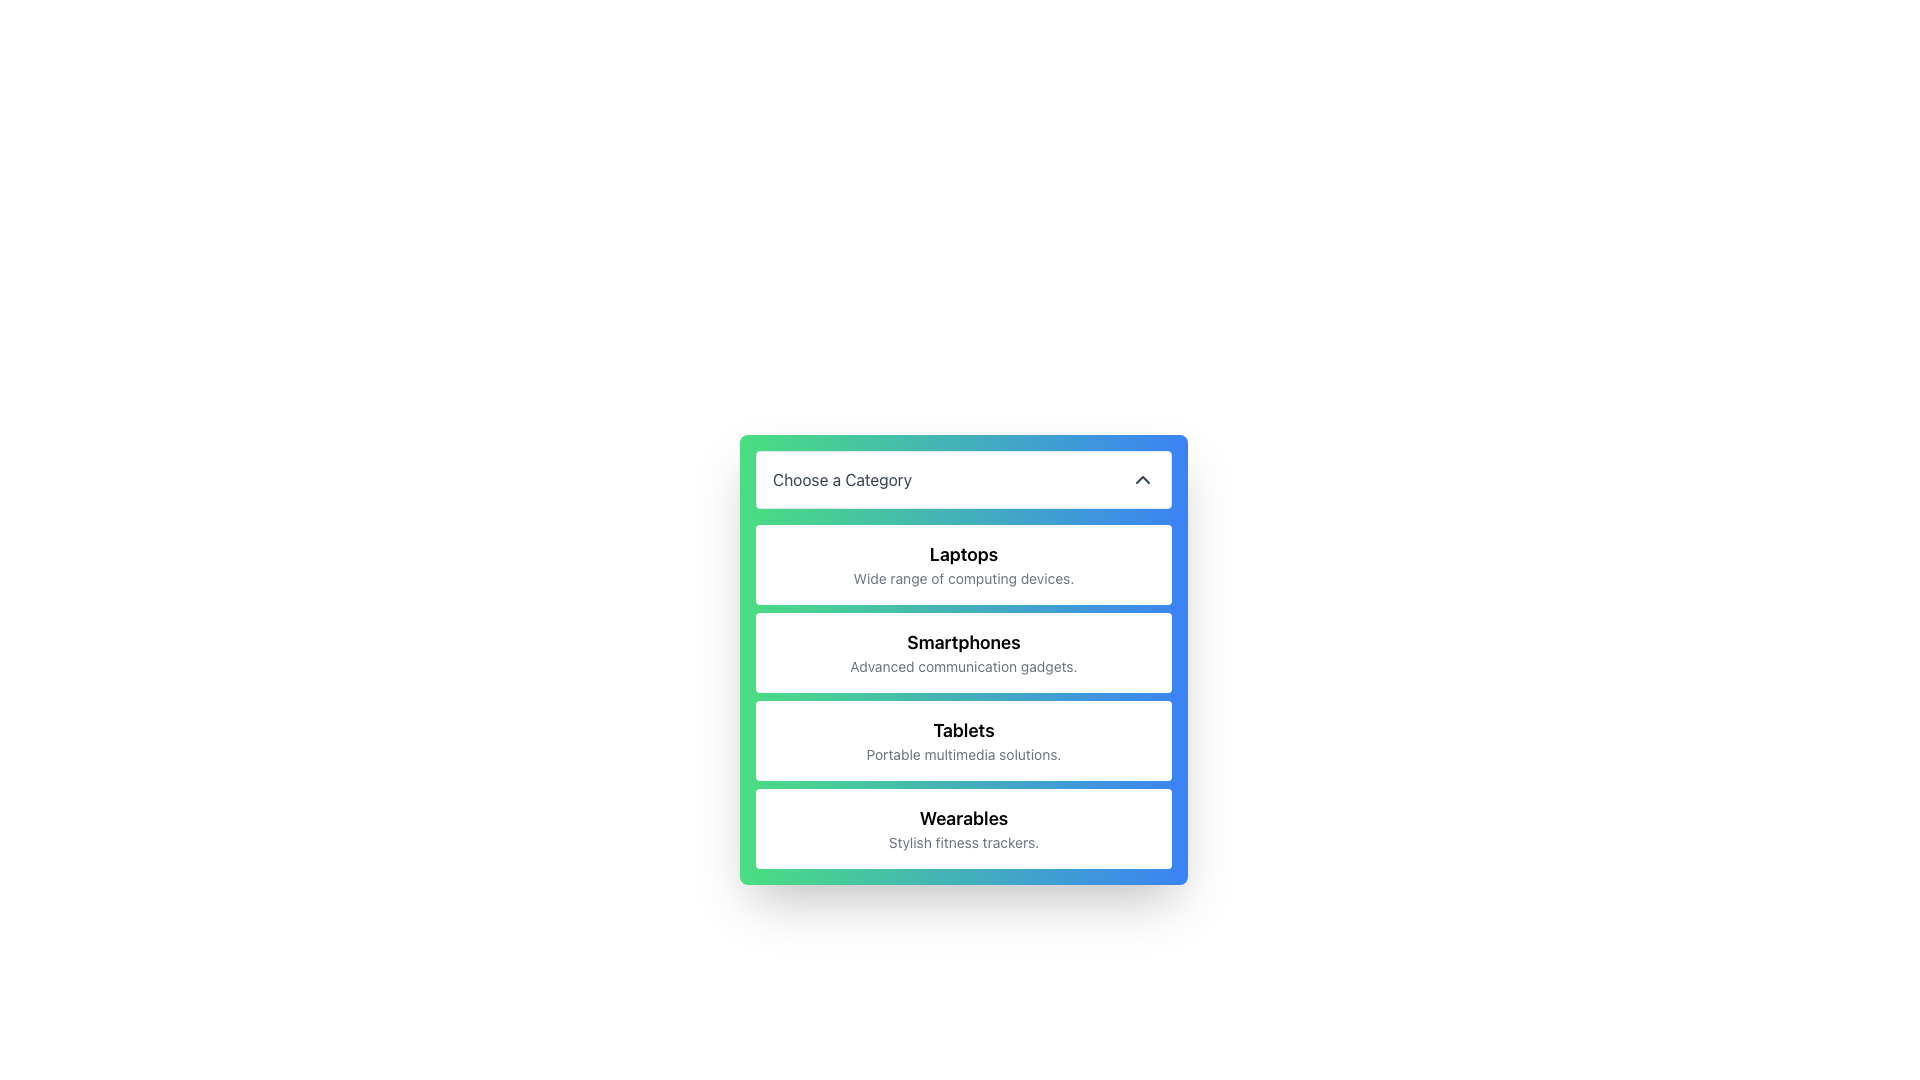 The image size is (1920, 1080). I want to click on descriptive text label located below the 'Smartphones' title within the category selector, so click(964, 667).